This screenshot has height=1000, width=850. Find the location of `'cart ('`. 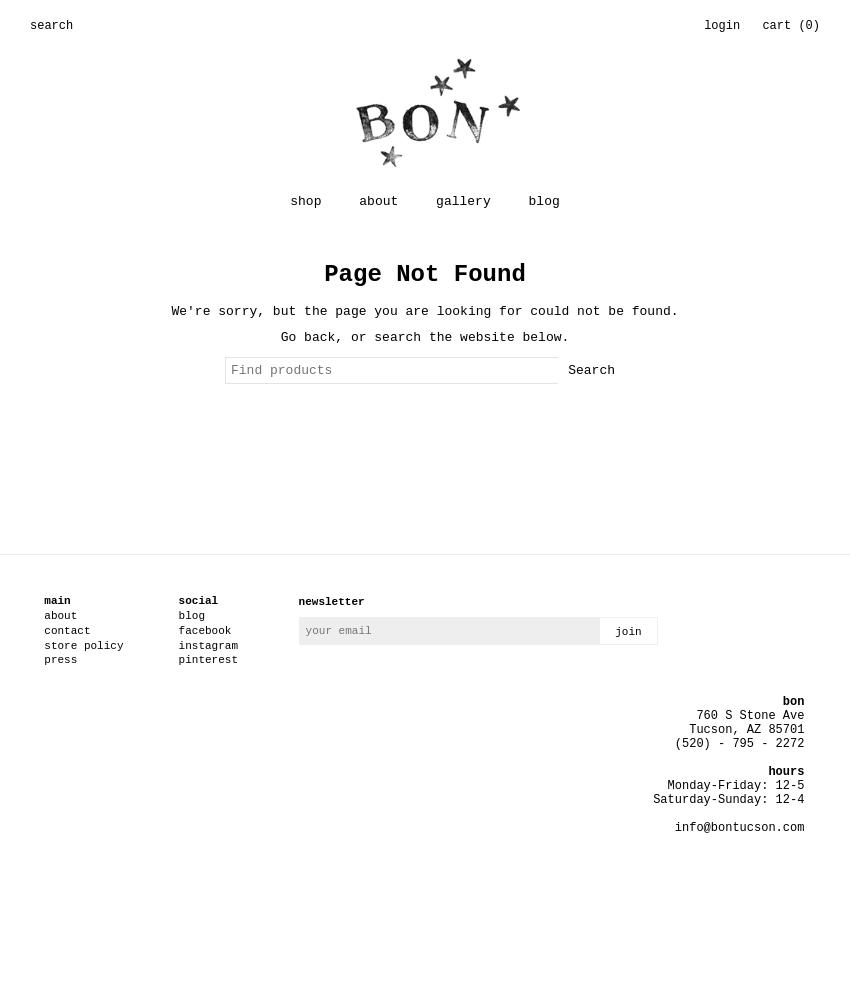

'cart (' is located at coordinates (782, 26).